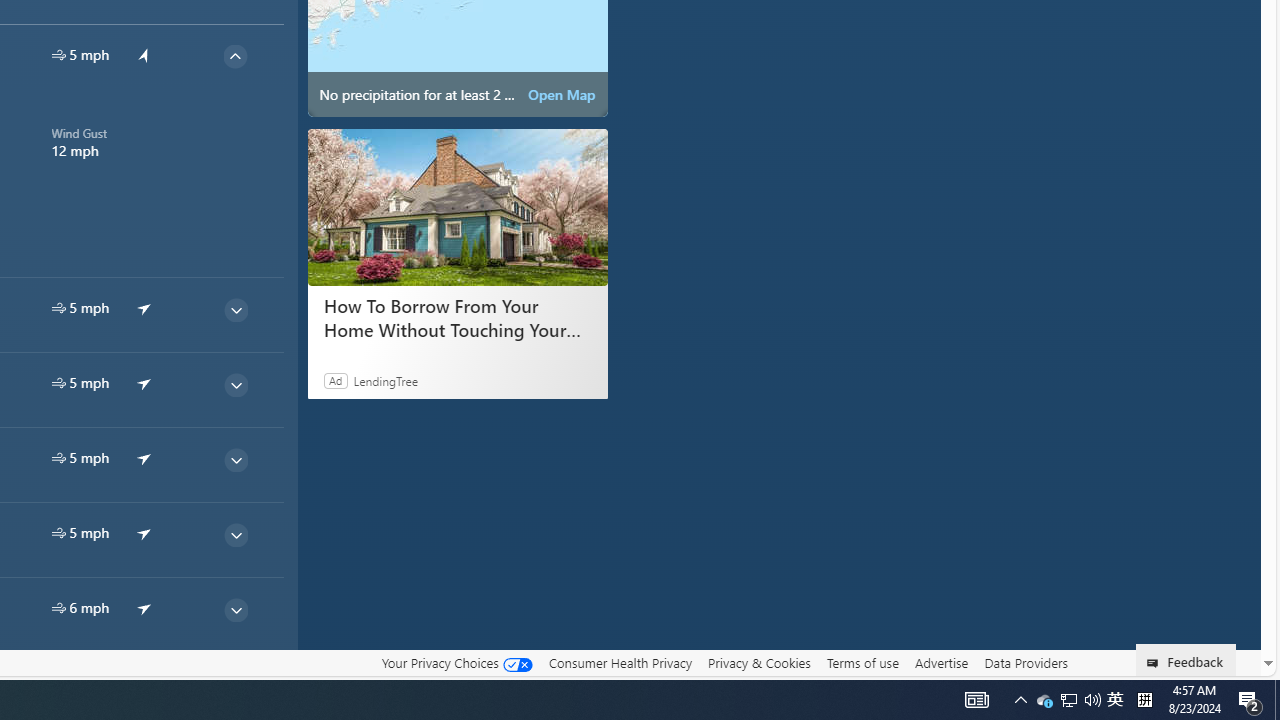 Image resolution: width=1280 pixels, height=720 pixels. What do you see at coordinates (455, 663) in the screenshot?
I see `'Your Privacy Choices'` at bounding box center [455, 663].